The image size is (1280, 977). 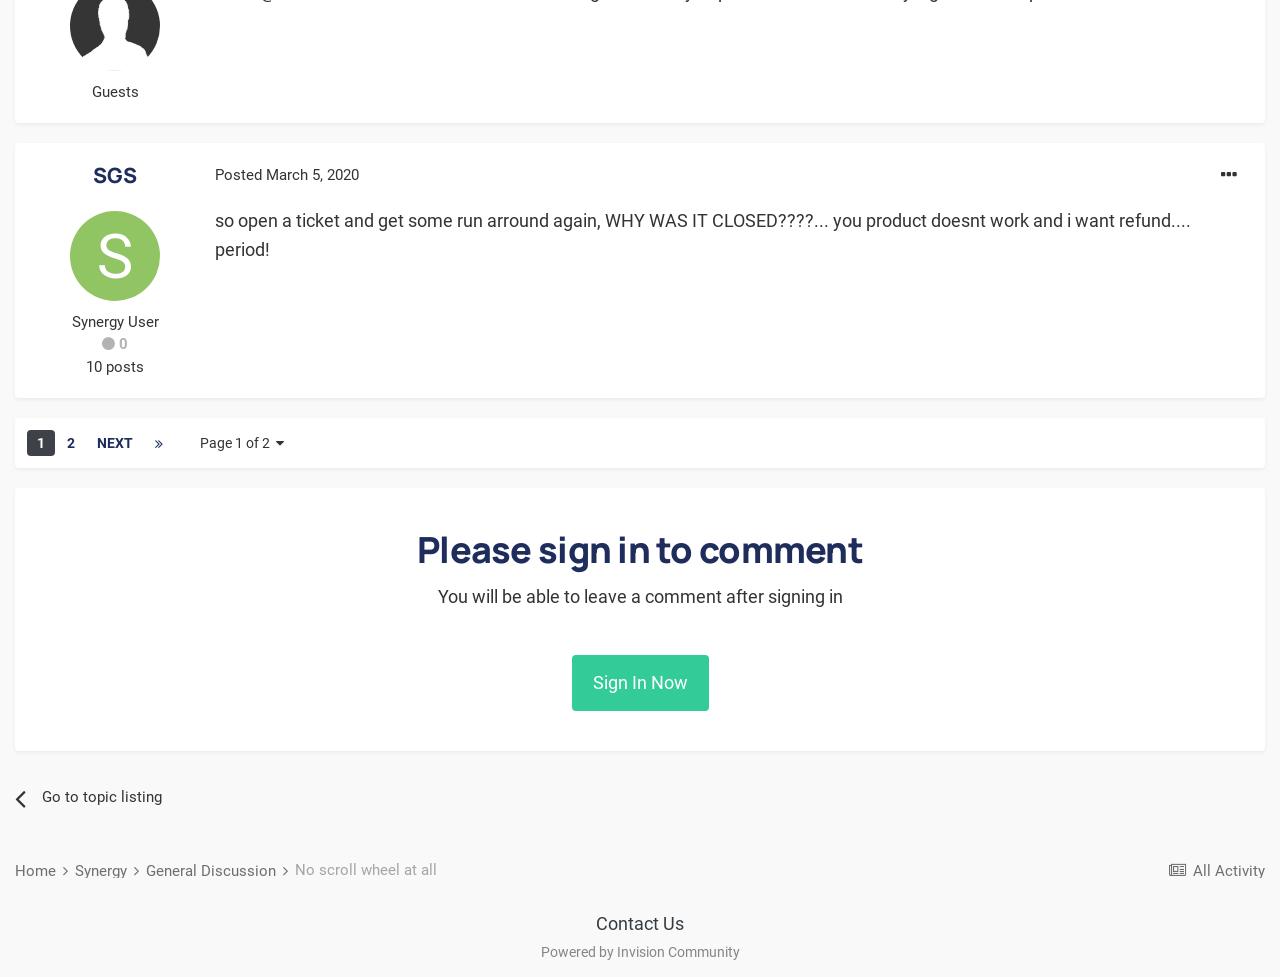 What do you see at coordinates (240, 173) in the screenshot?
I see `'Posted'` at bounding box center [240, 173].